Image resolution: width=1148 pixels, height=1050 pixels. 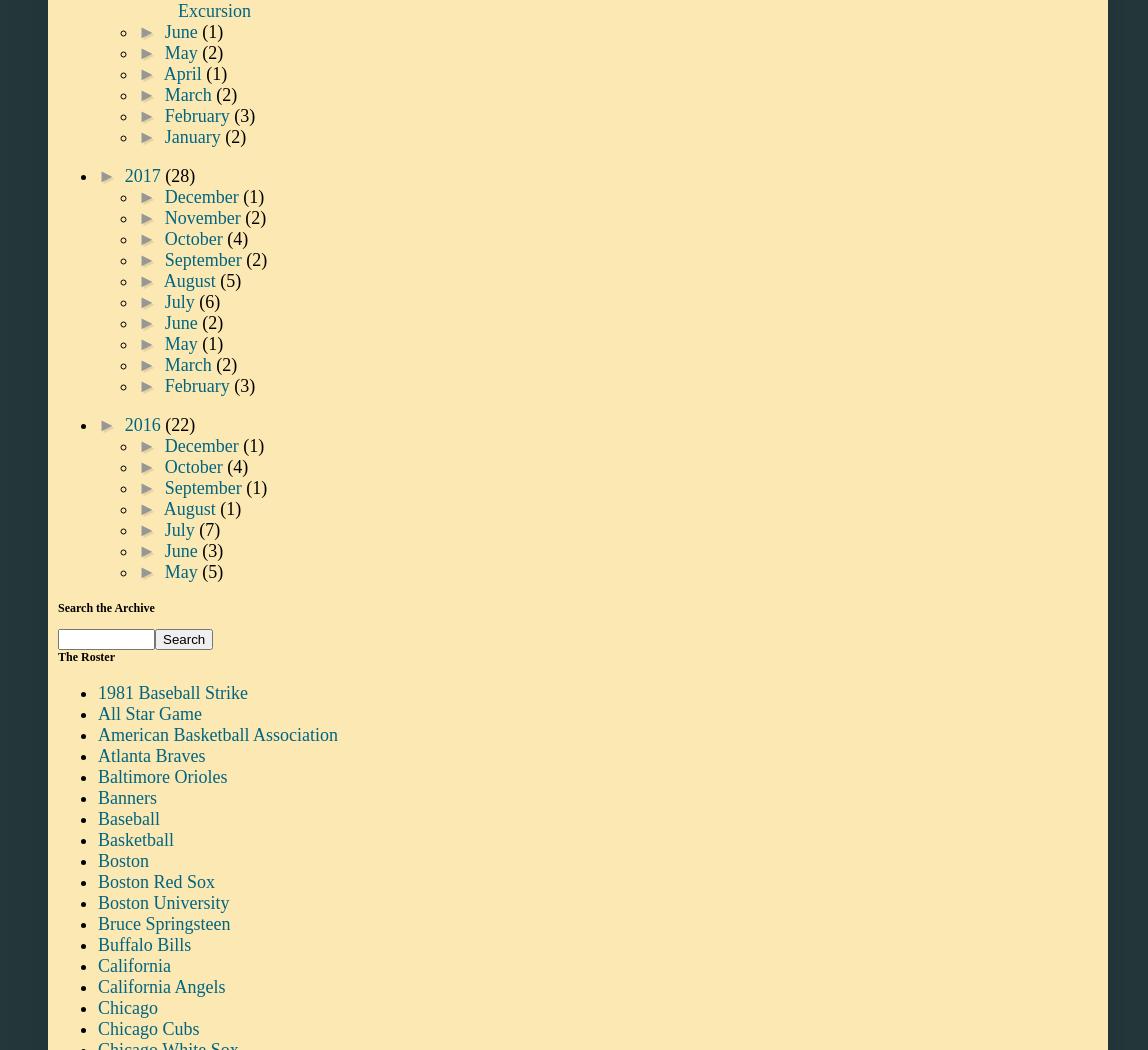 What do you see at coordinates (133, 963) in the screenshot?
I see `'California'` at bounding box center [133, 963].